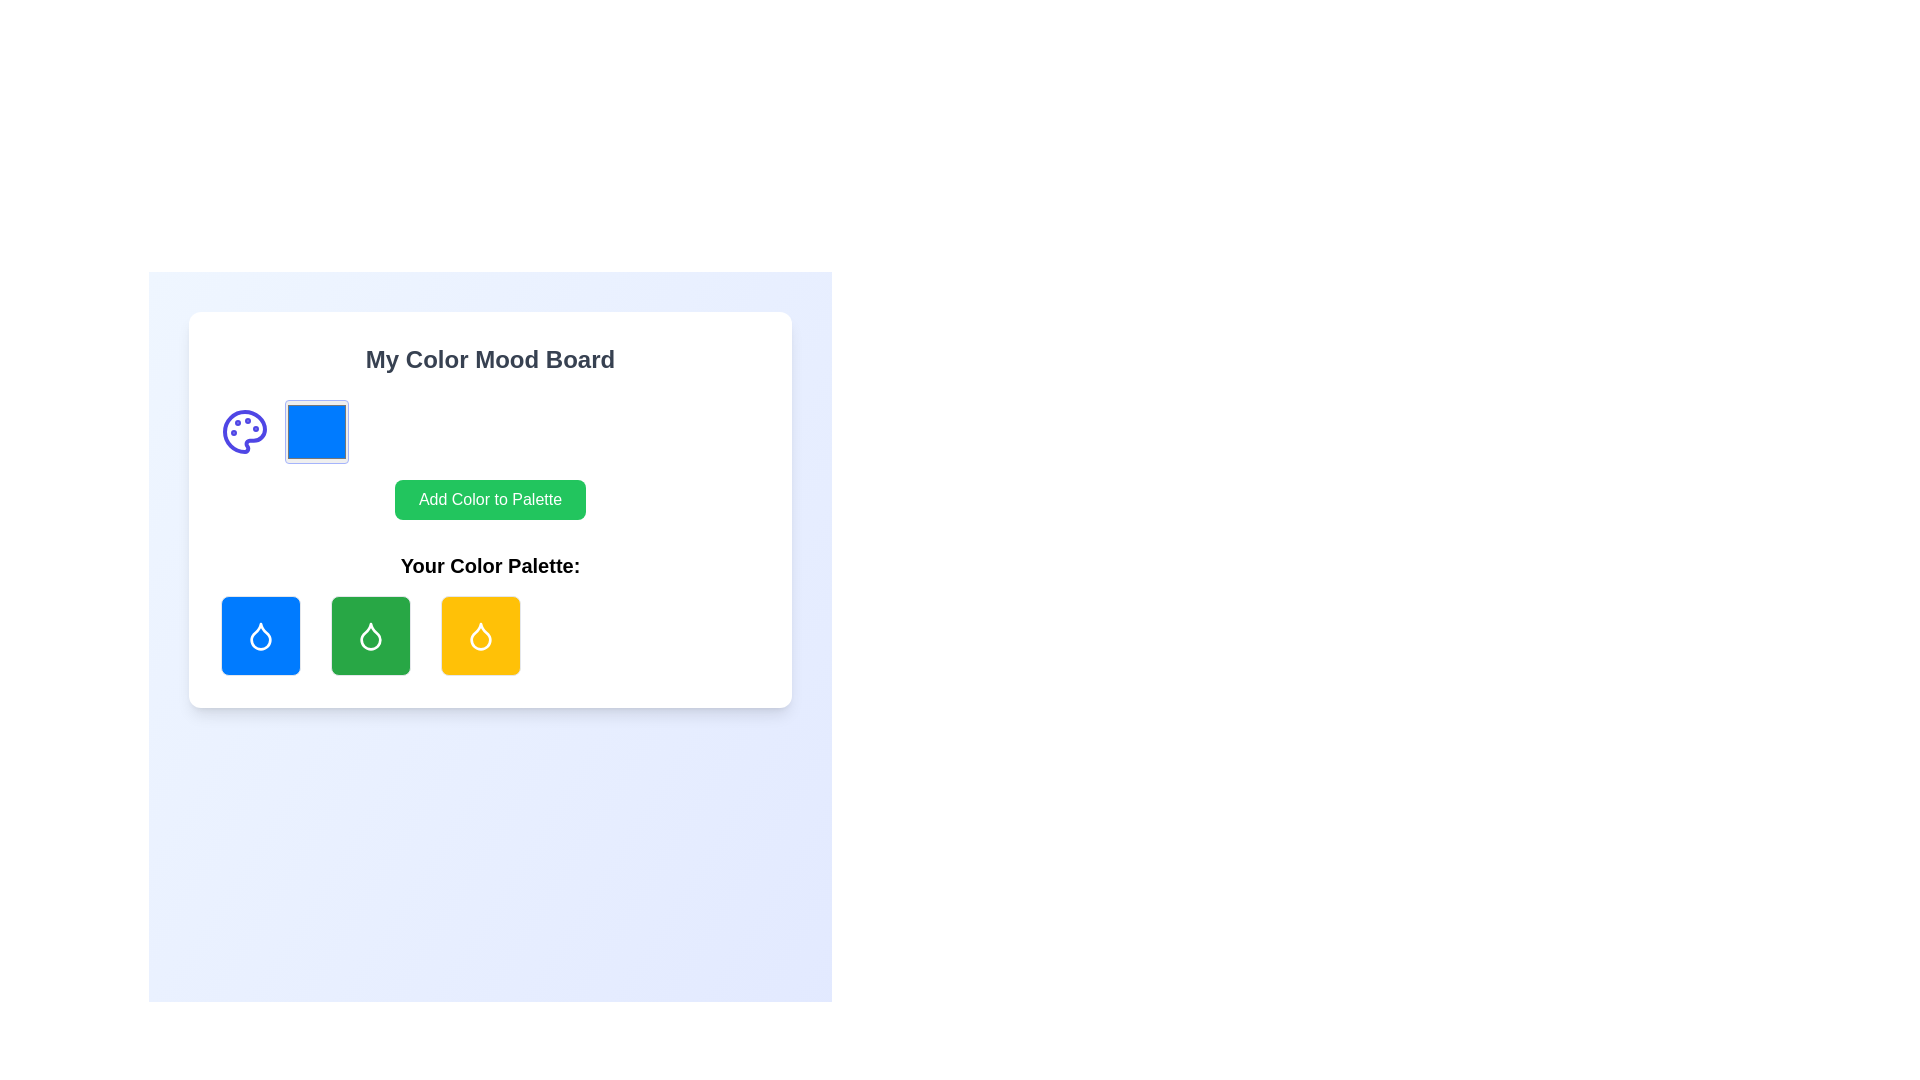  I want to click on the droplet-shaped icon displayed in white against a vibrant yellow square background, which is the third item in the bottom row of the 'My Color Mood Board' modal, so click(481, 636).